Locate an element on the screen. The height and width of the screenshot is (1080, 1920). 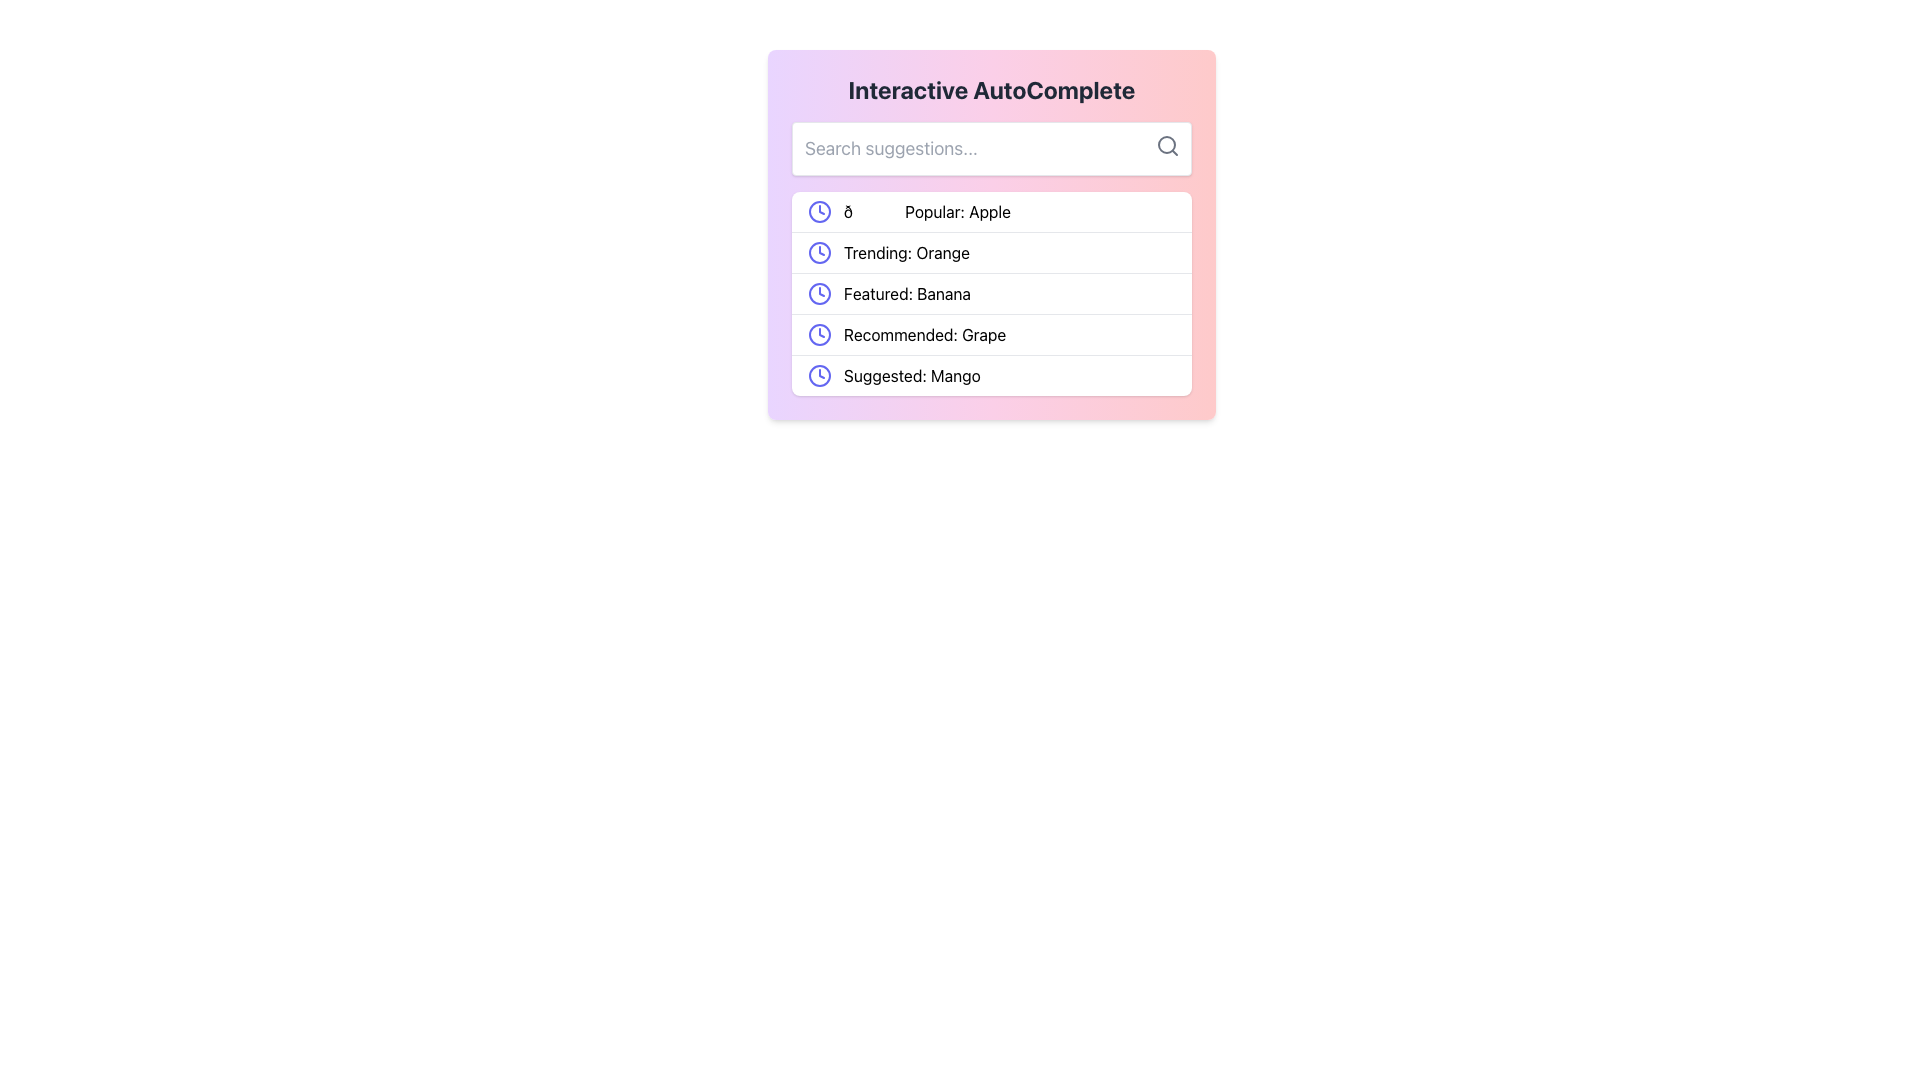
the outer circular decorative icon of the clock located to the left of the text 'Featured: Banana' in the third row of the list items is located at coordinates (820, 293).